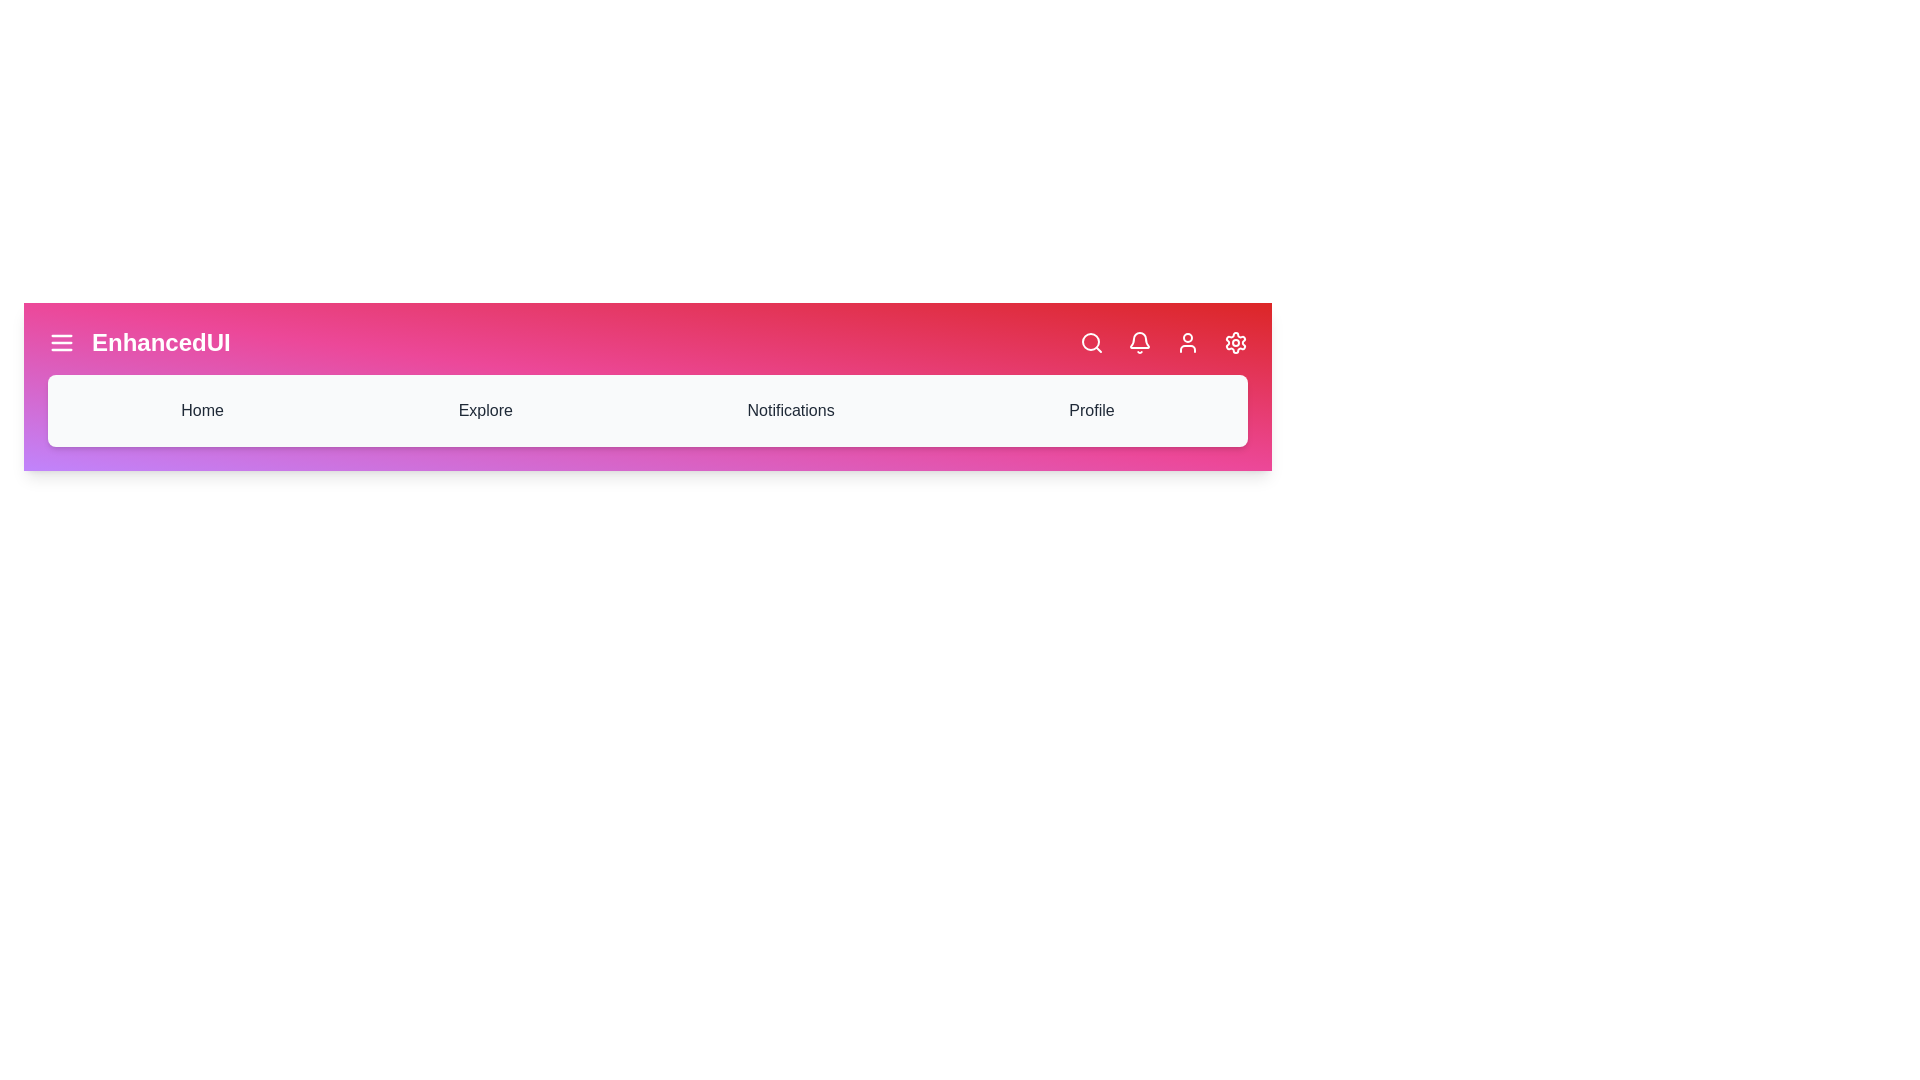 The width and height of the screenshot is (1920, 1080). I want to click on the icon corresponding to User, so click(1188, 342).